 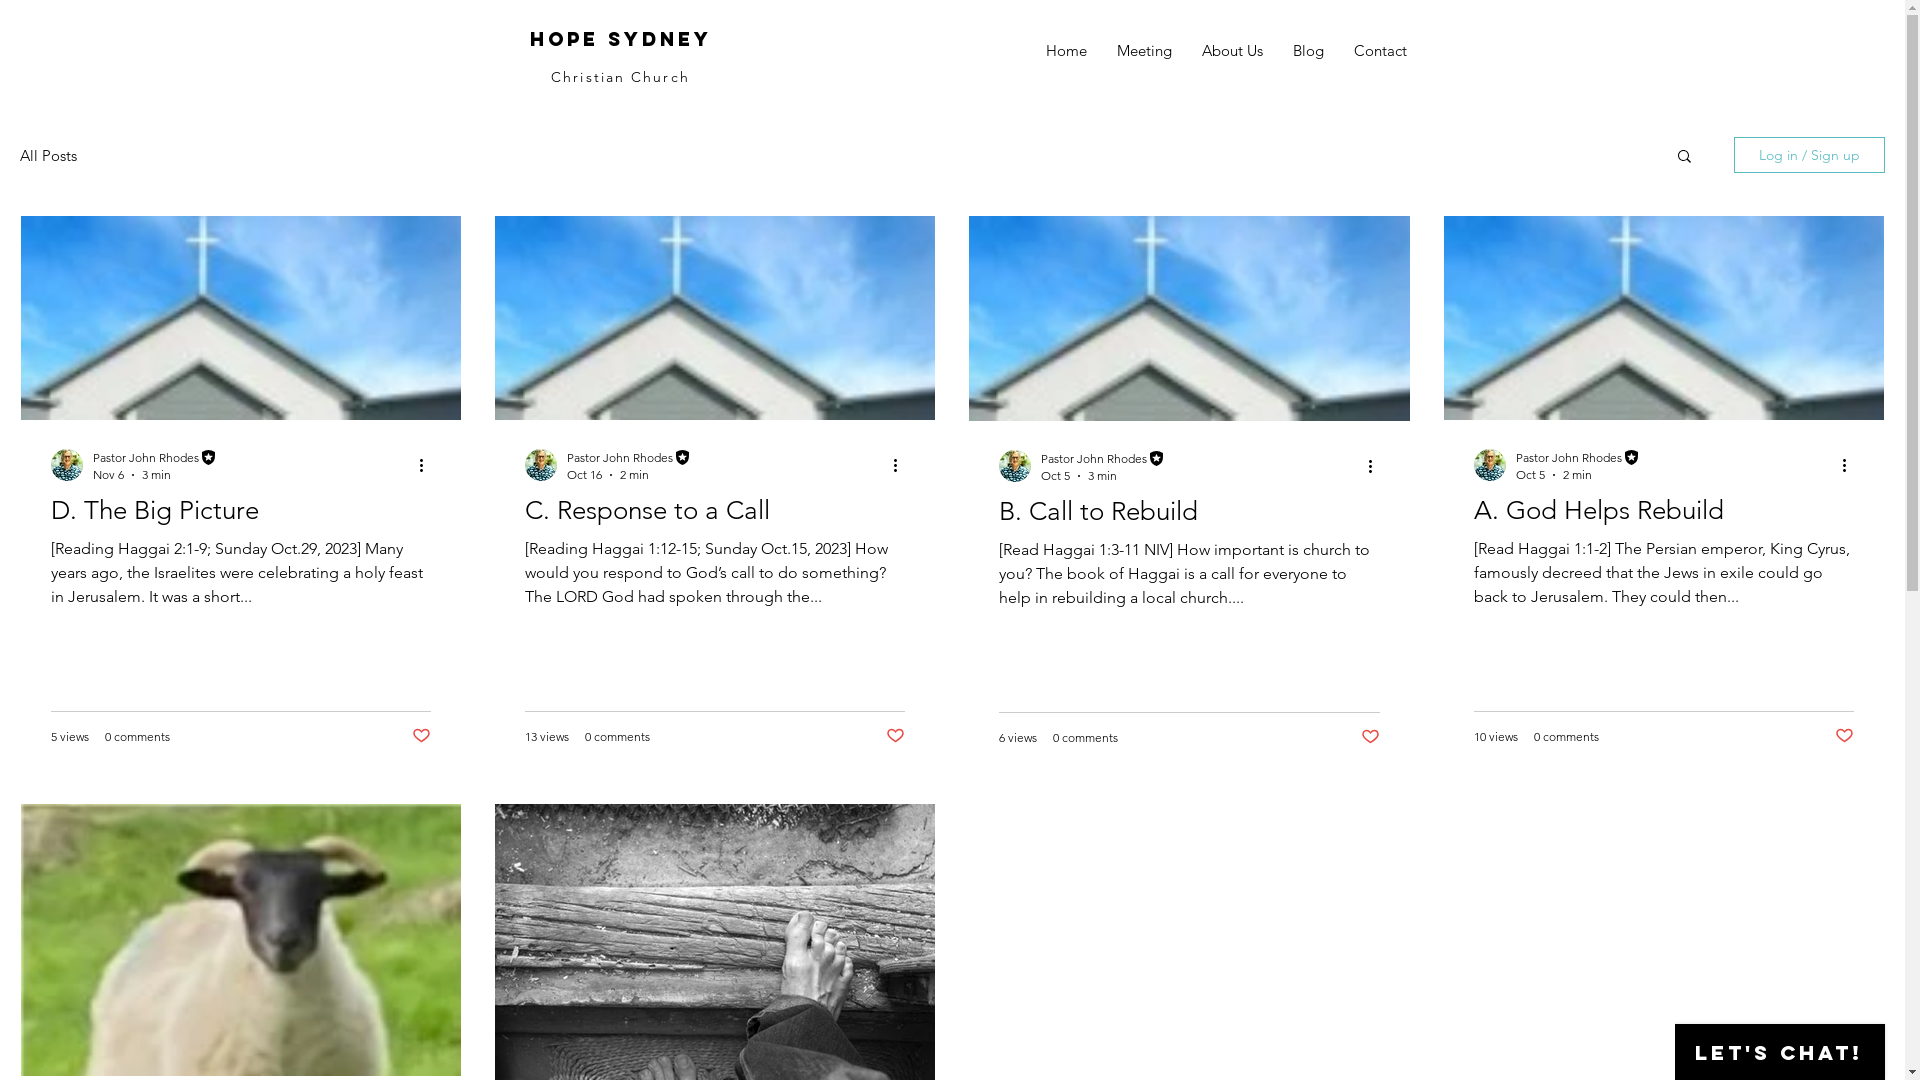 What do you see at coordinates (1064, 49) in the screenshot?
I see `'Home'` at bounding box center [1064, 49].